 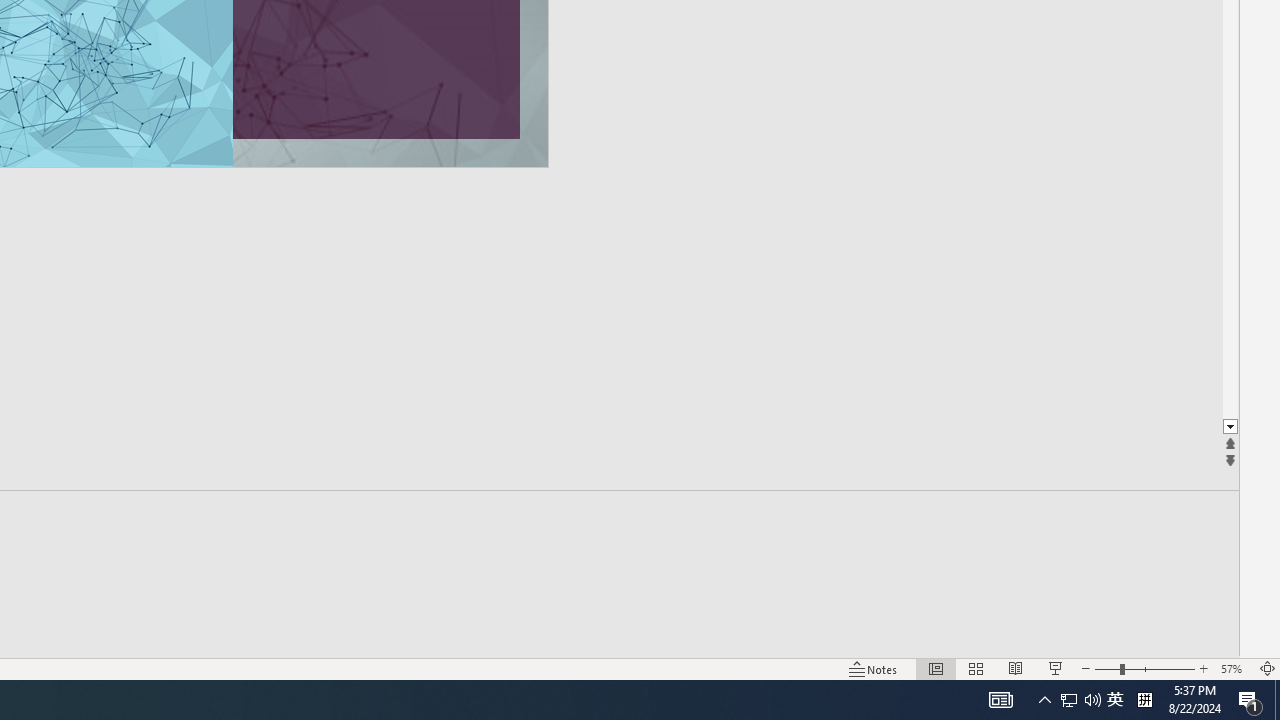 What do you see at coordinates (1233, 669) in the screenshot?
I see `'Zoom 57%'` at bounding box center [1233, 669].